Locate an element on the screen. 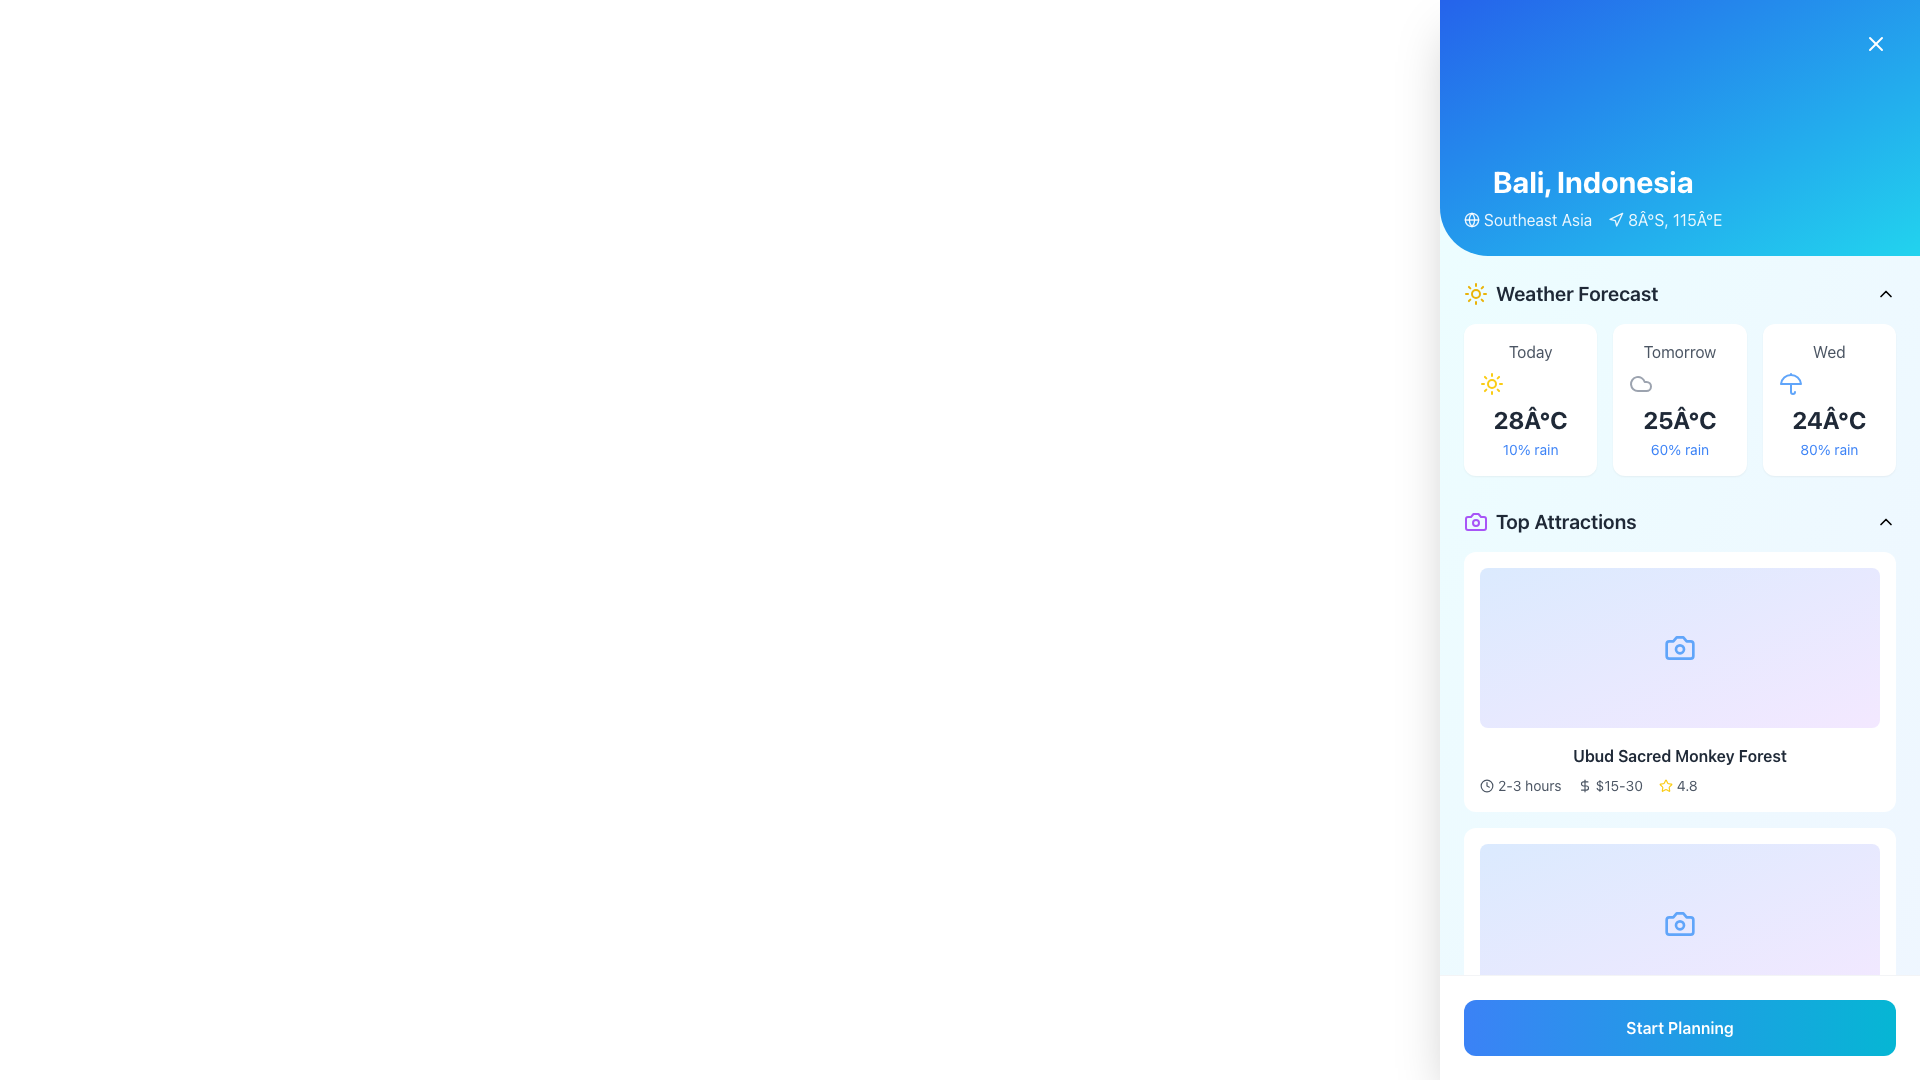 Image resolution: width=1920 pixels, height=1080 pixels. the precipitation probability text located within the 'Tomorrow' weather forecast card, situated beneath the temperature value '25°C' and aligned at the bottom of the forecast block is located at coordinates (1680, 450).